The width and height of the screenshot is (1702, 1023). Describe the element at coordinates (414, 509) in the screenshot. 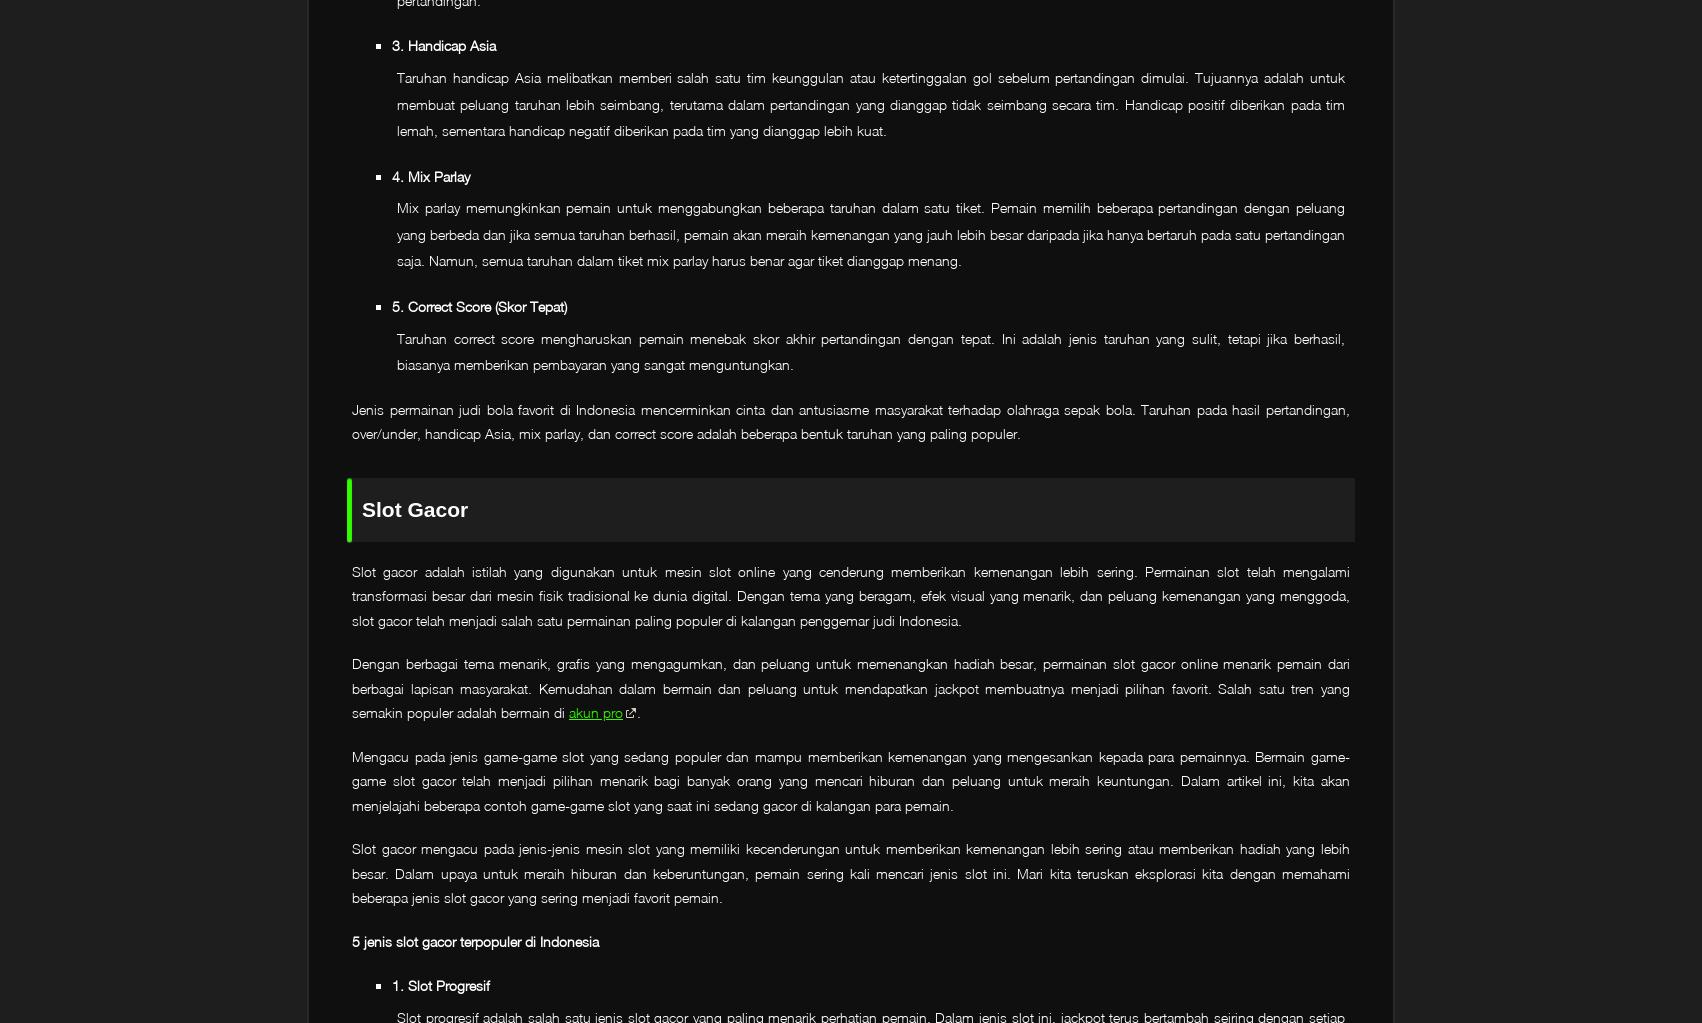

I see `'Slot Gacor'` at that location.